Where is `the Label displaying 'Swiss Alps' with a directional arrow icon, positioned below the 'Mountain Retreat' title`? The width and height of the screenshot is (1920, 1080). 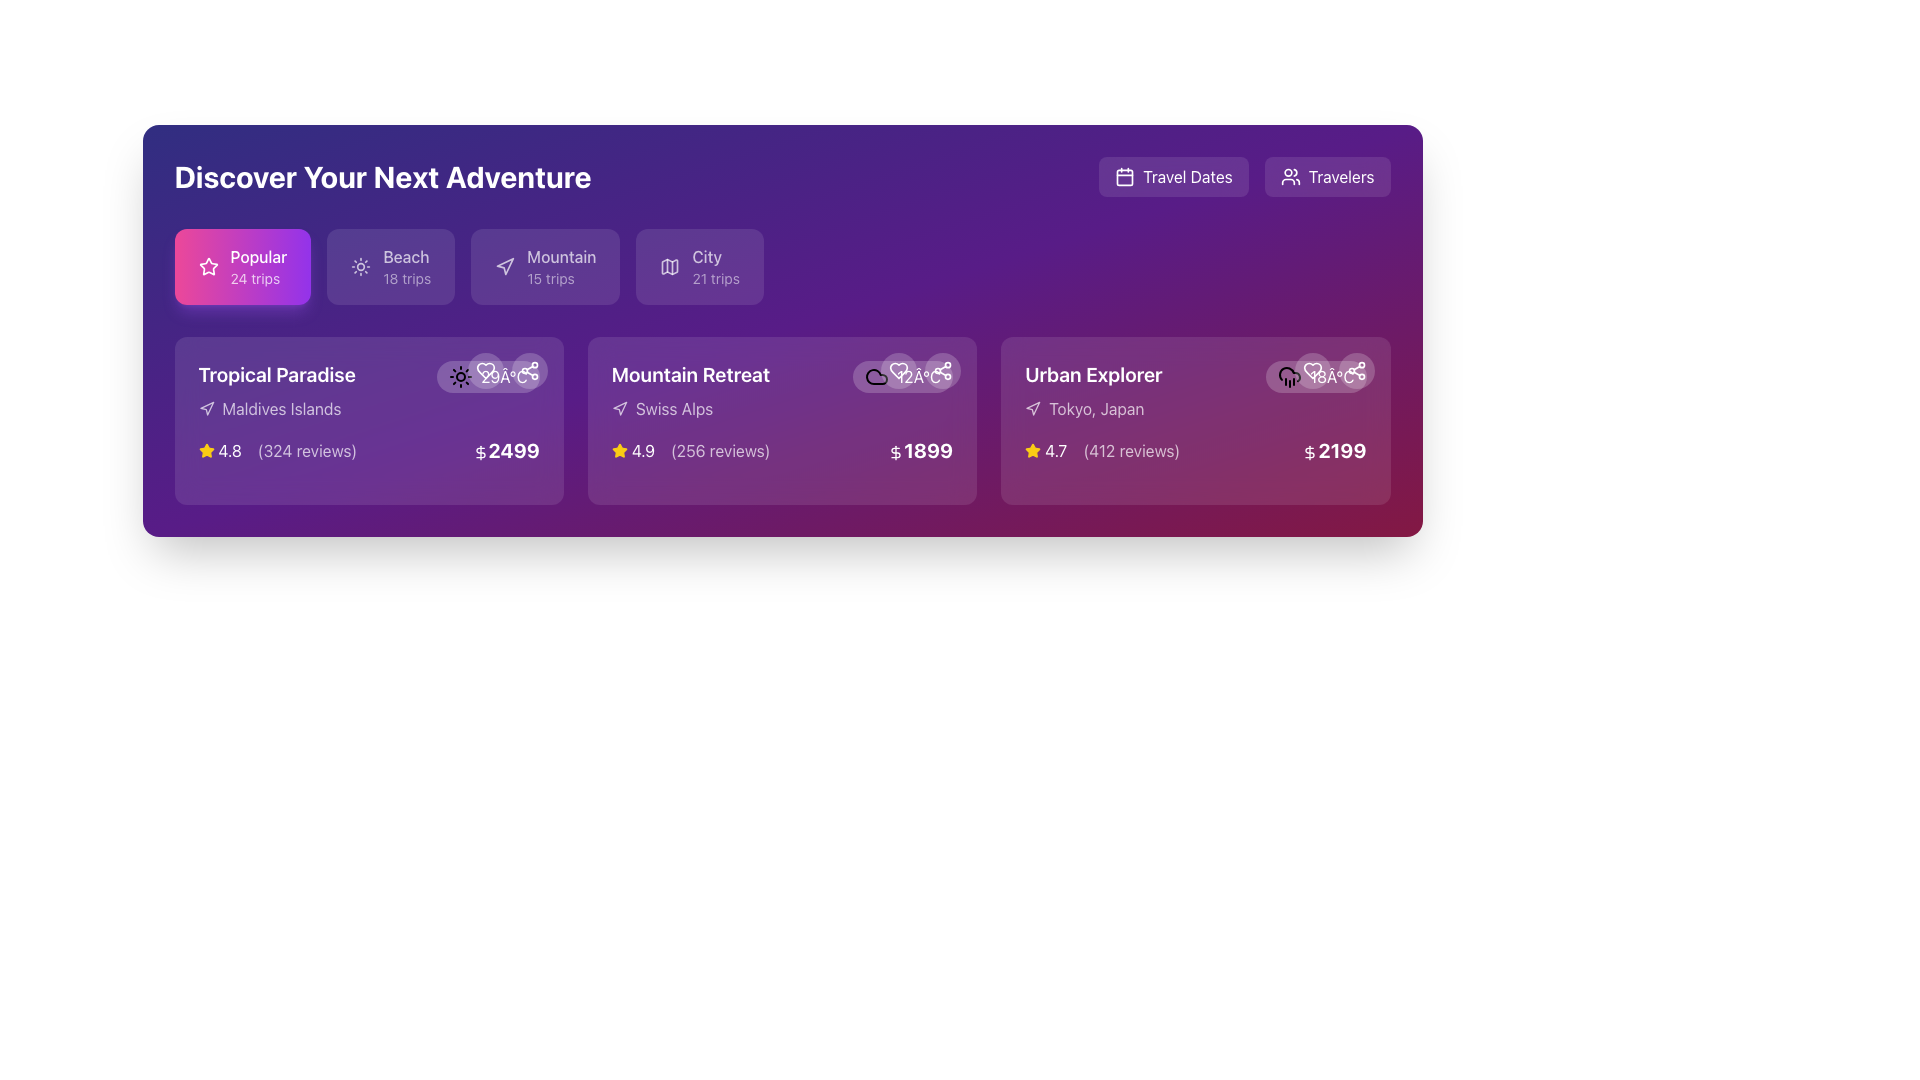
the Label displaying 'Swiss Alps' with a directional arrow icon, positioned below the 'Mountain Retreat' title is located at coordinates (691, 407).